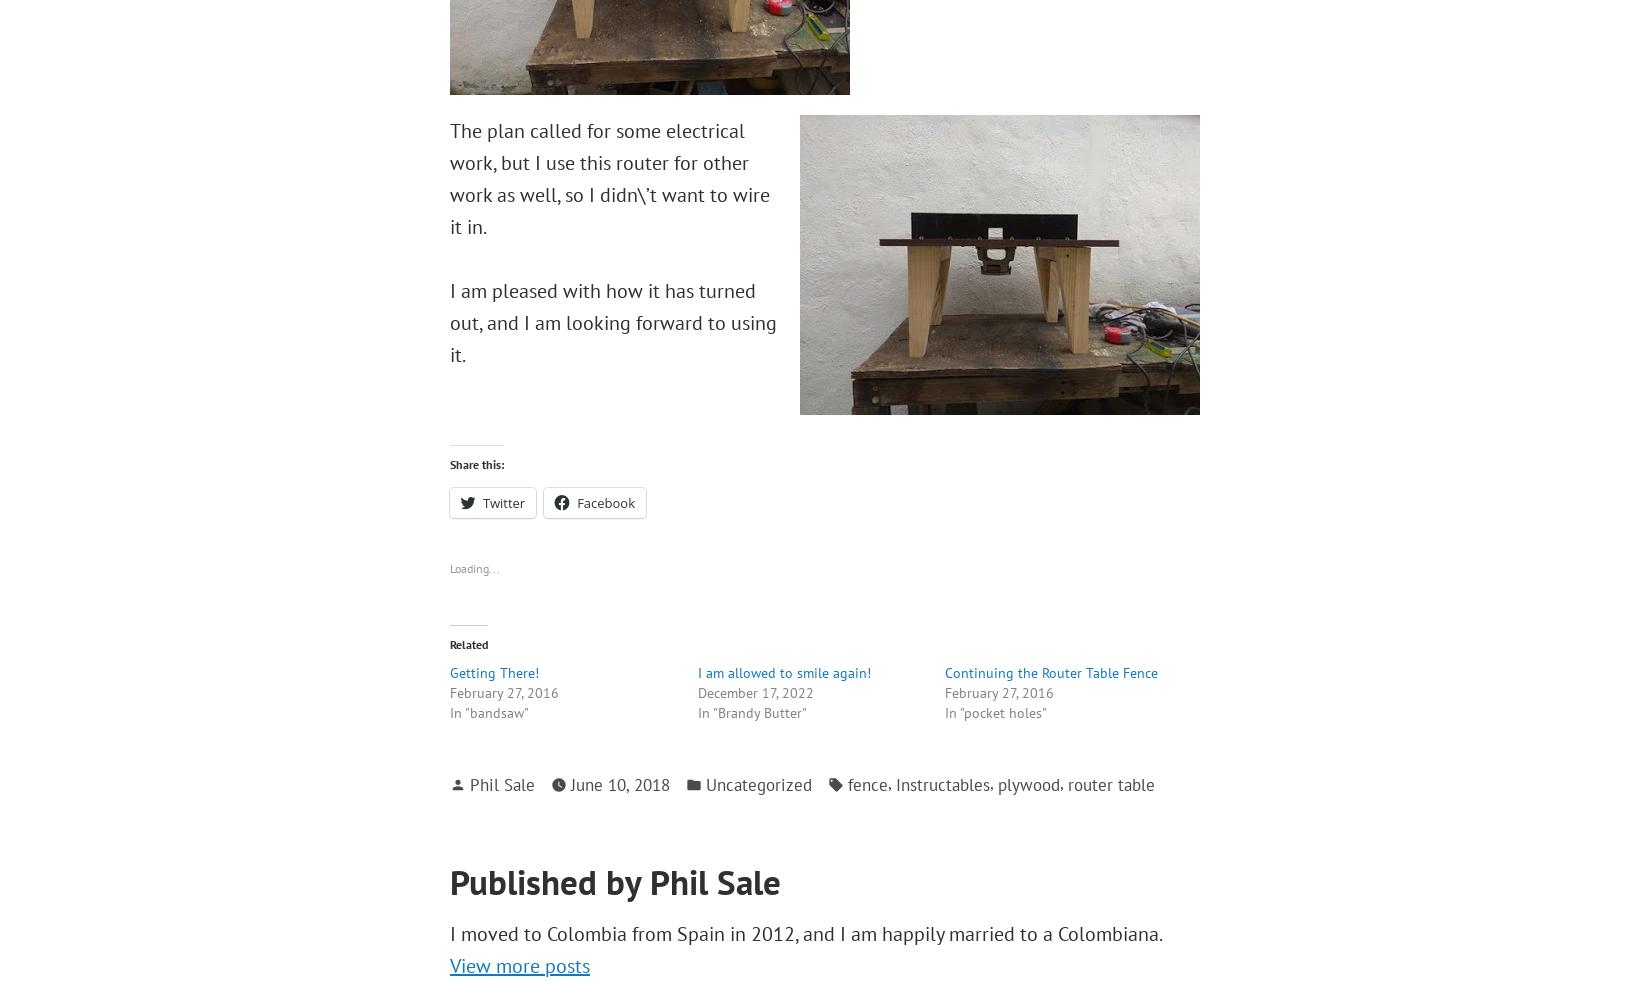 Image resolution: width=1650 pixels, height=981 pixels. Describe the element at coordinates (476, 463) in the screenshot. I see `'Share this:'` at that location.